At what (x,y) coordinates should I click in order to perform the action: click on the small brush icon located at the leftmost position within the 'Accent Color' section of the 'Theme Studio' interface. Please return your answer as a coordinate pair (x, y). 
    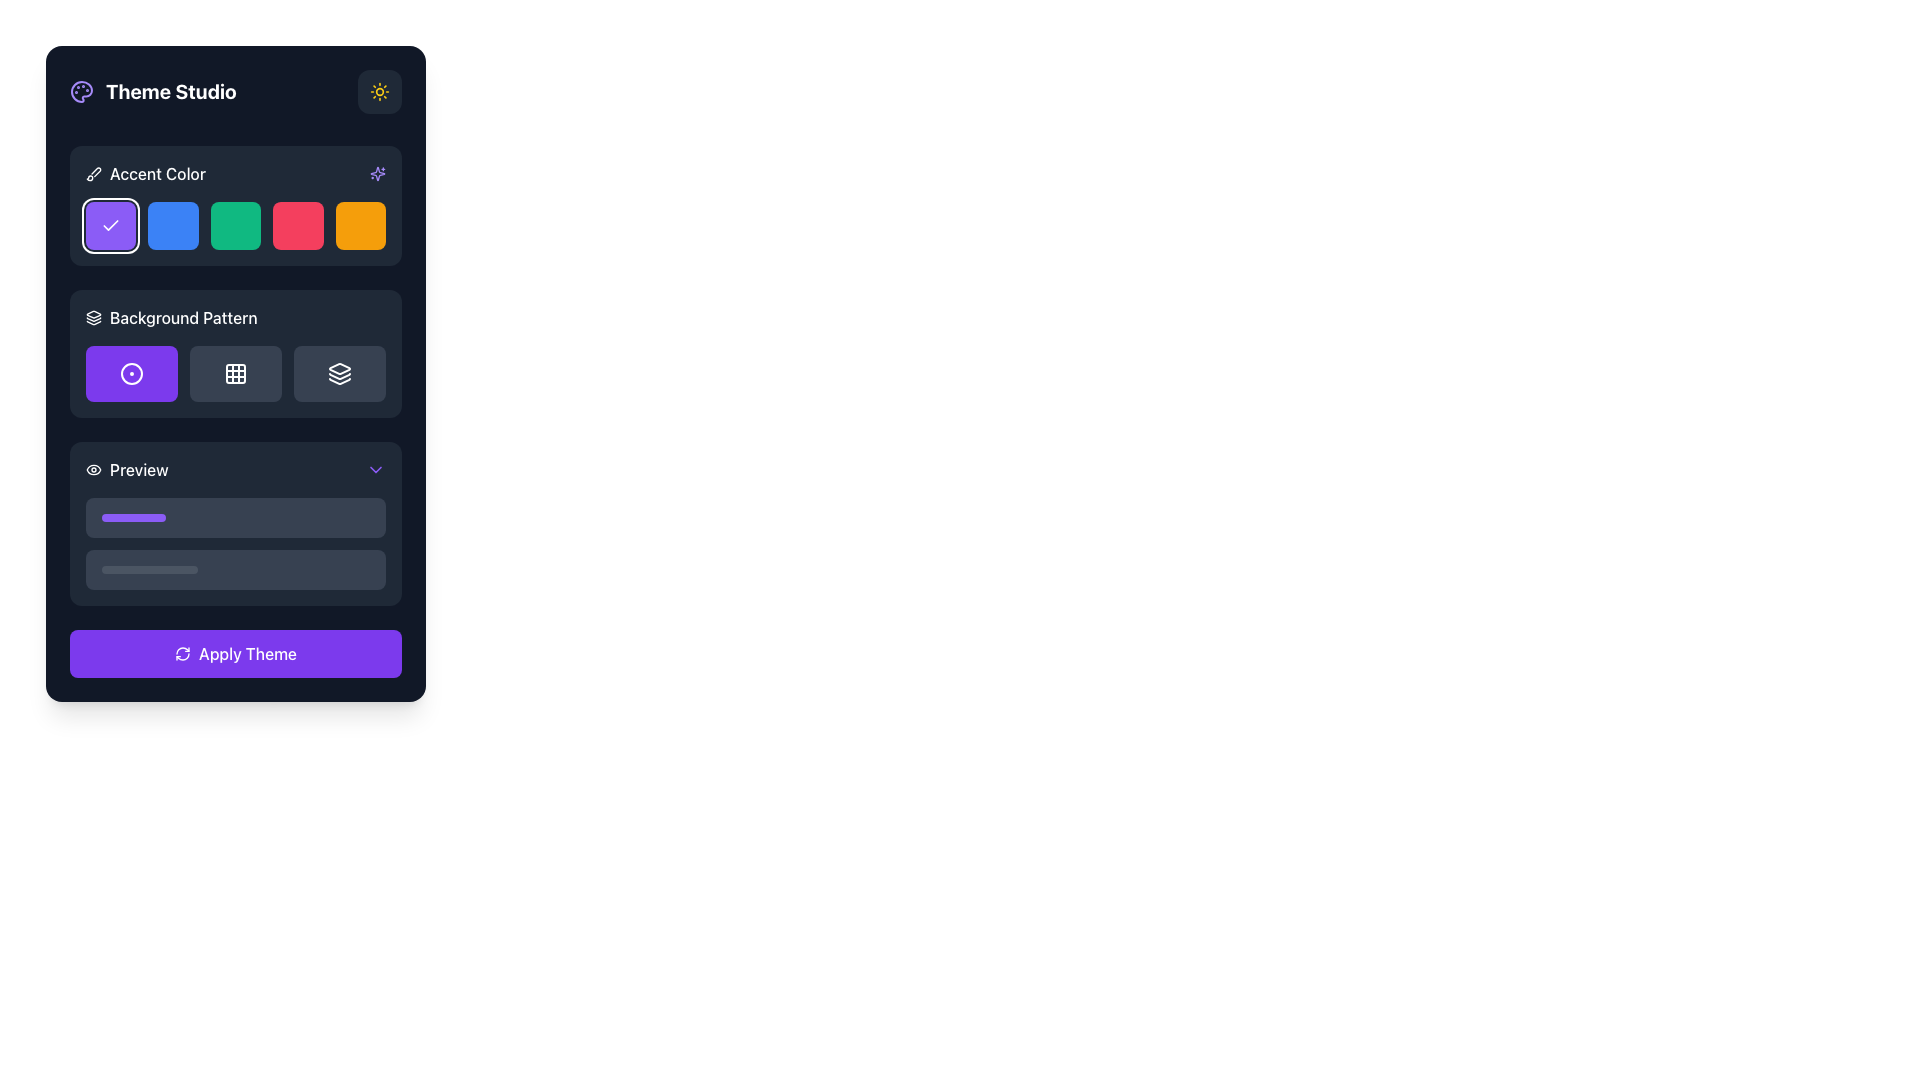
    Looking at the image, I should click on (93, 172).